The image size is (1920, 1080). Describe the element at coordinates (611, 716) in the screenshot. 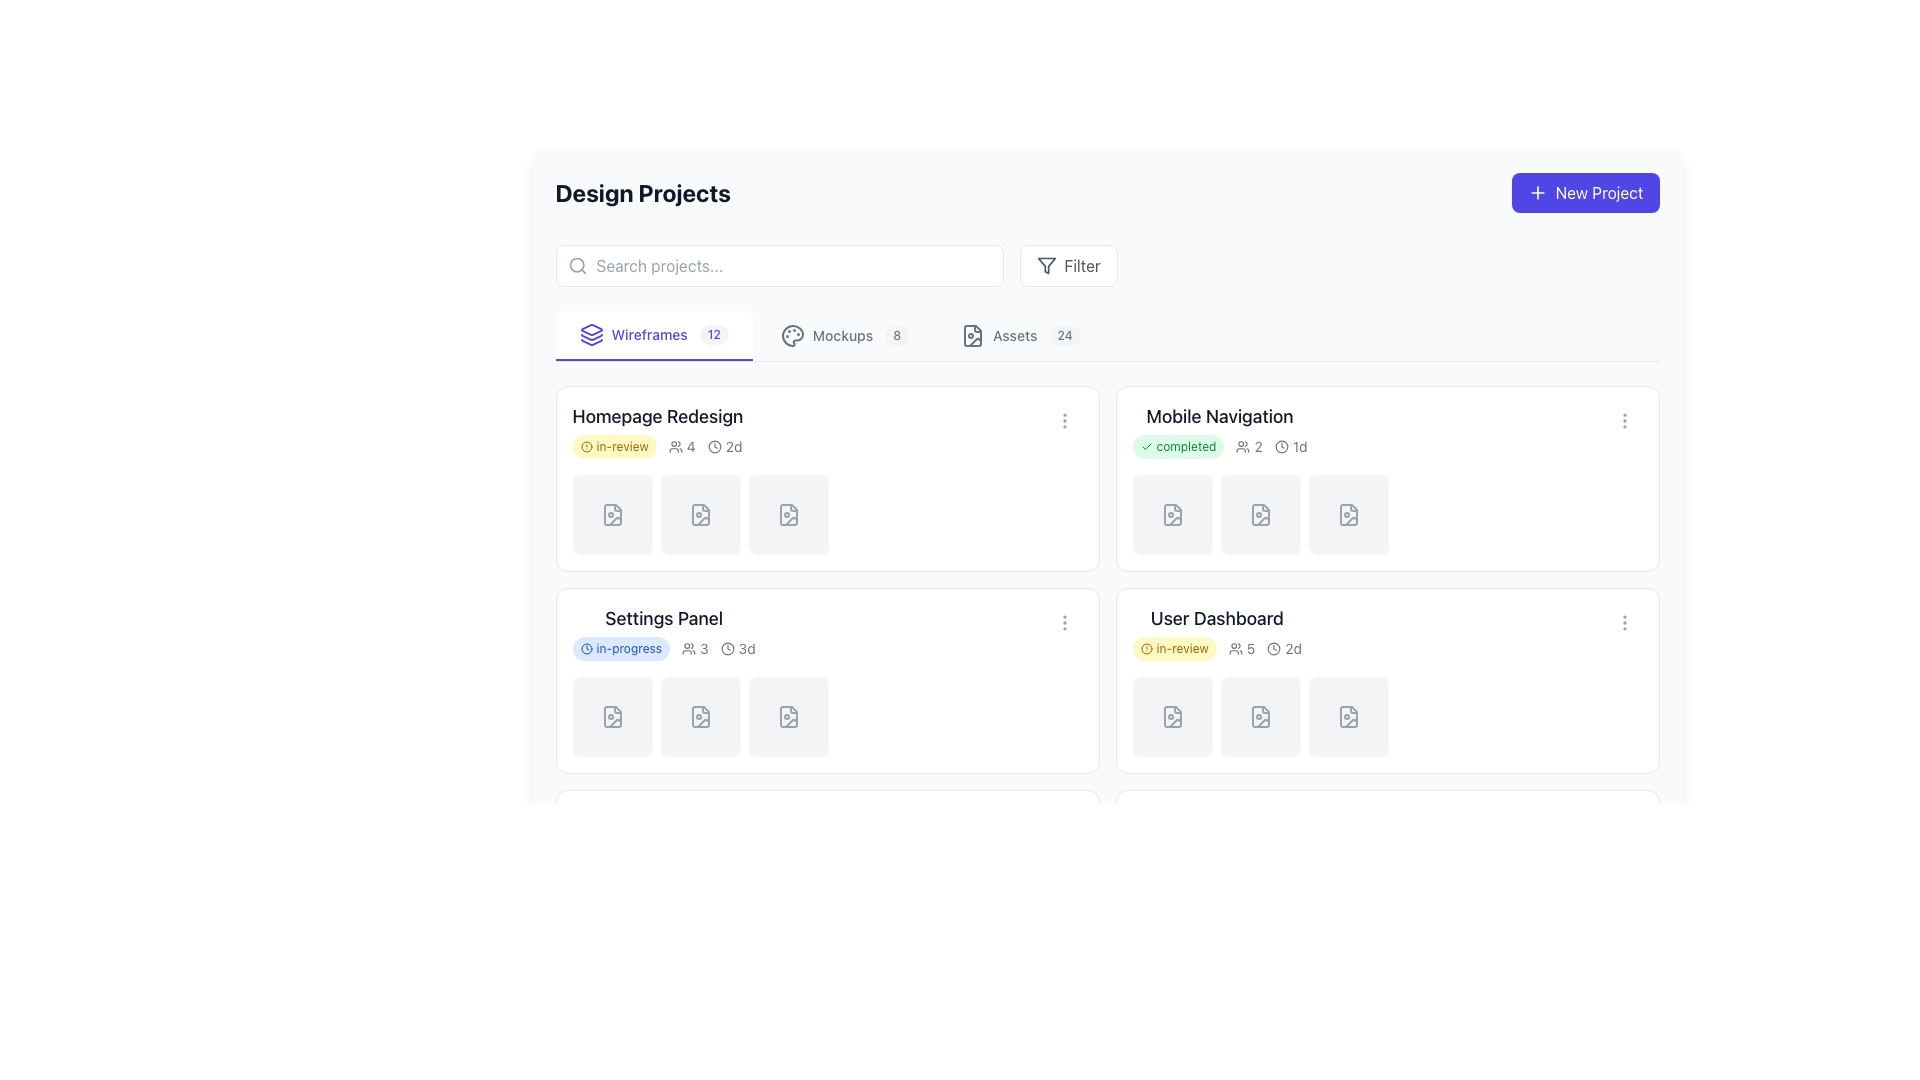

I see `the first icon in the row of three icons under the 'Settings Panel' section, which serves as a visual indicator for image-related content, located in a grayed-out background box` at that location.